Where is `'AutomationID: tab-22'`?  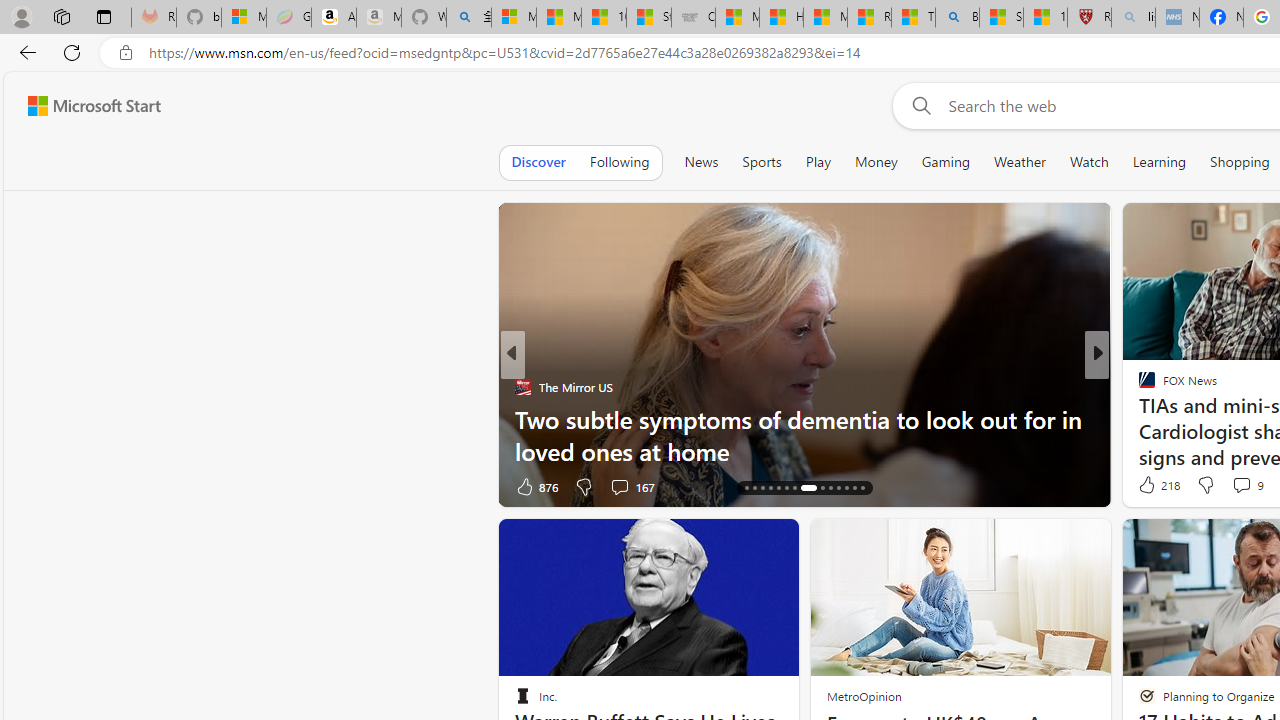
'AutomationID: tab-22' is located at coordinates (808, 488).